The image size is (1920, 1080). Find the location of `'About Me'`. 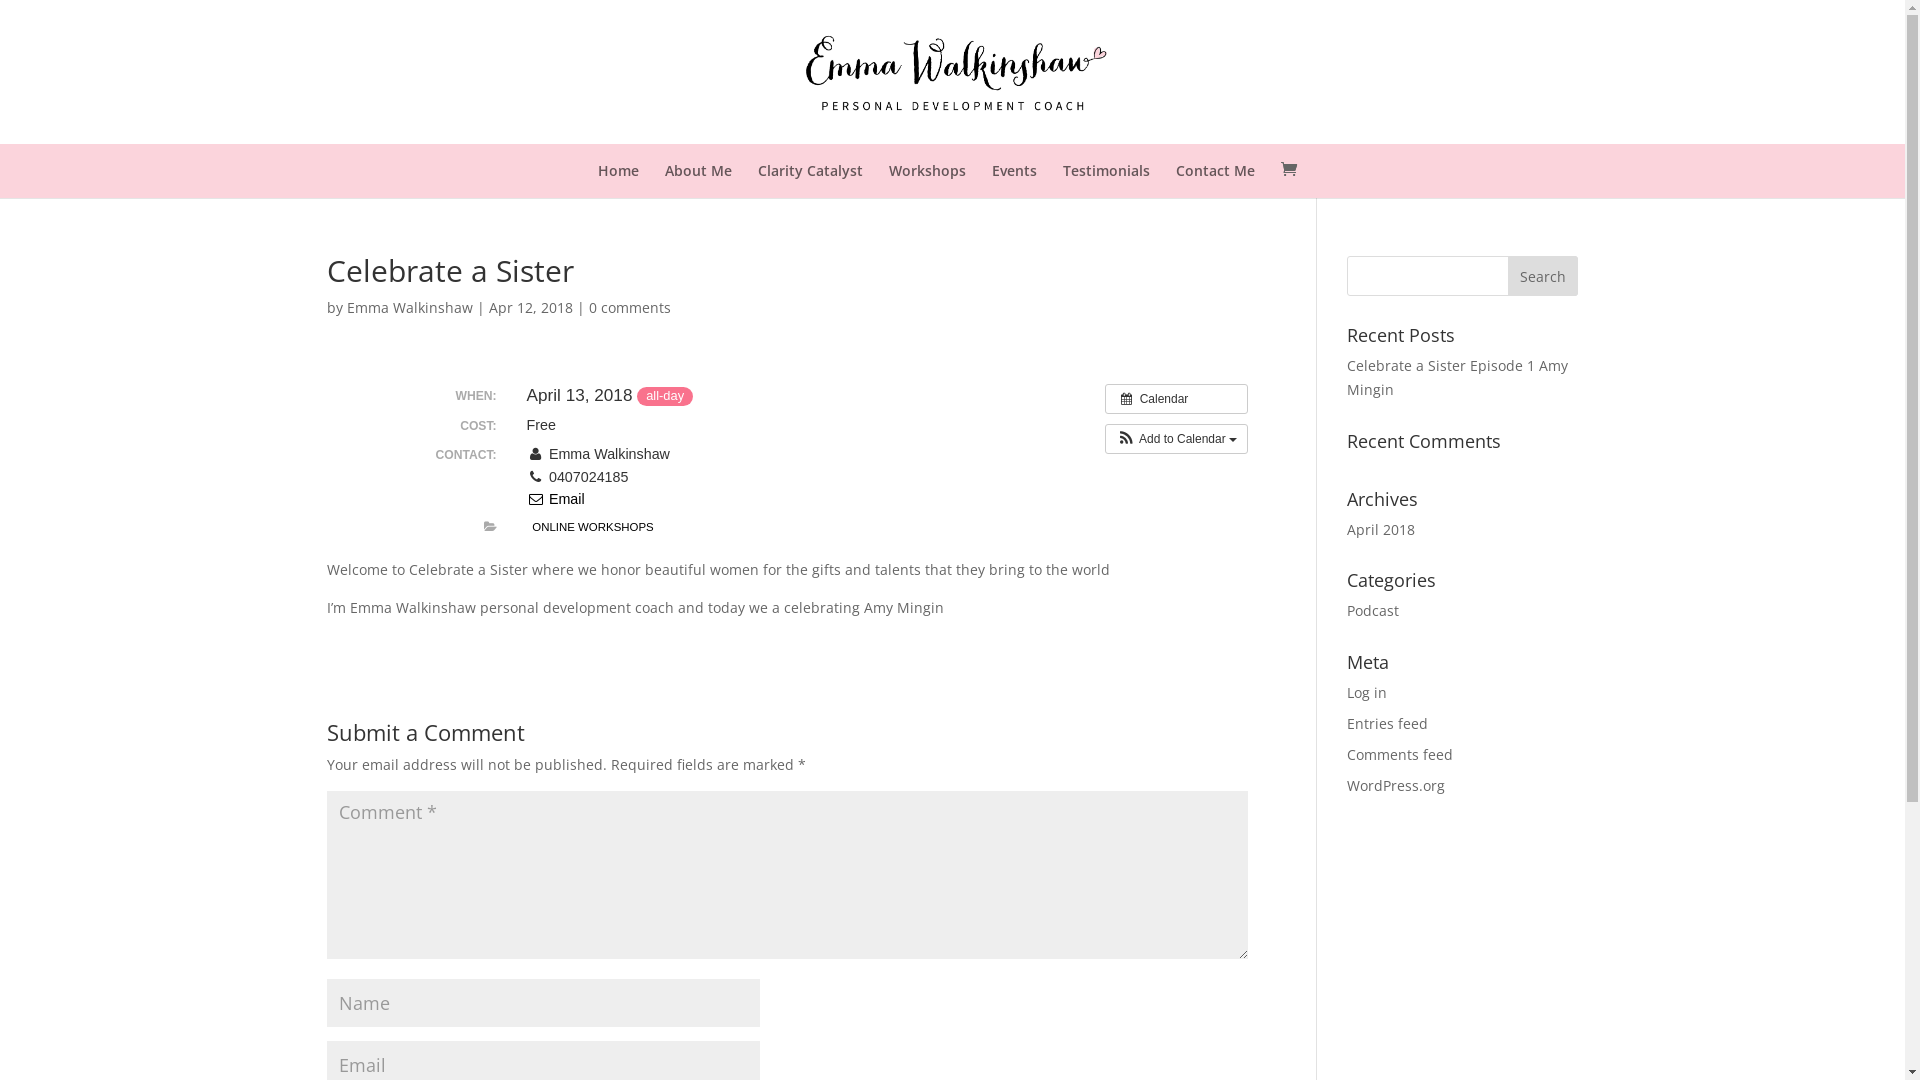

'About Me' is located at coordinates (665, 169).